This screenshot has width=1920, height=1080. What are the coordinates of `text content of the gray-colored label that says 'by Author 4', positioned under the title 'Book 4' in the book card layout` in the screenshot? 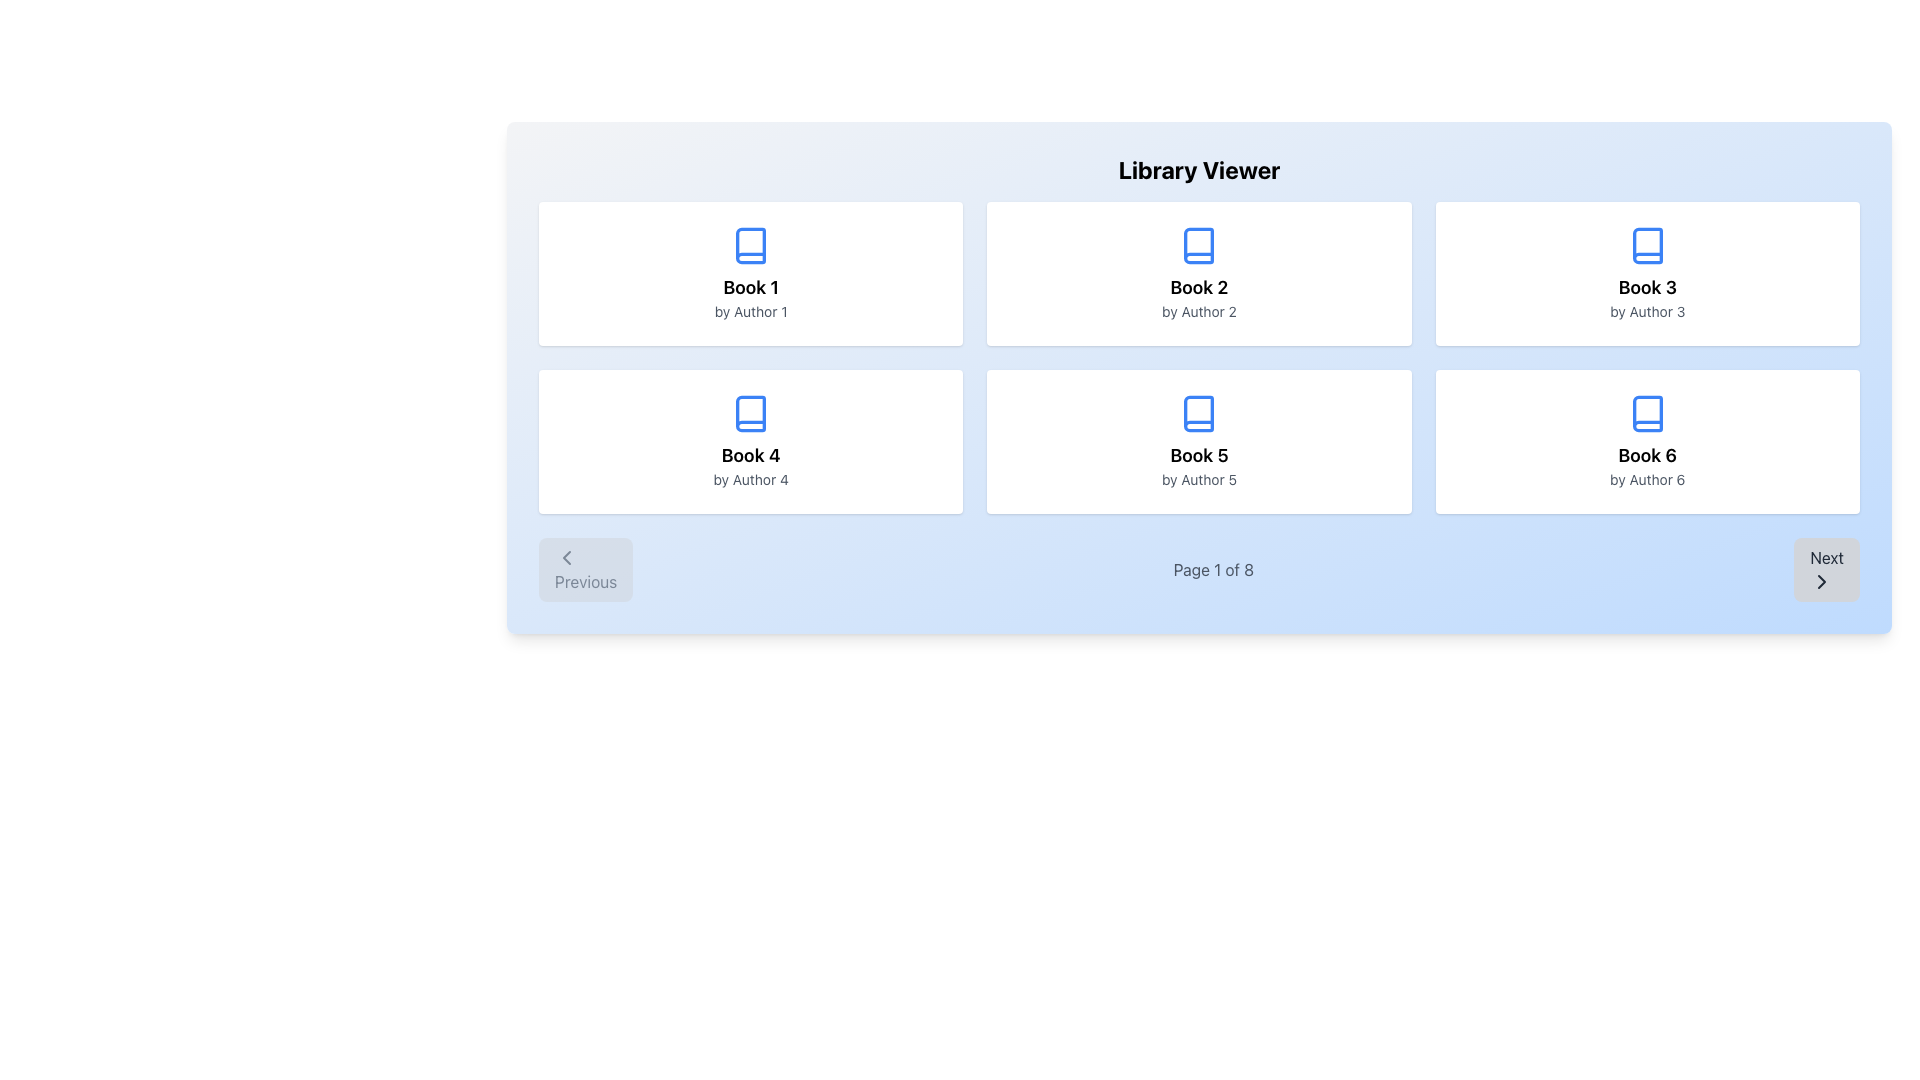 It's located at (750, 479).